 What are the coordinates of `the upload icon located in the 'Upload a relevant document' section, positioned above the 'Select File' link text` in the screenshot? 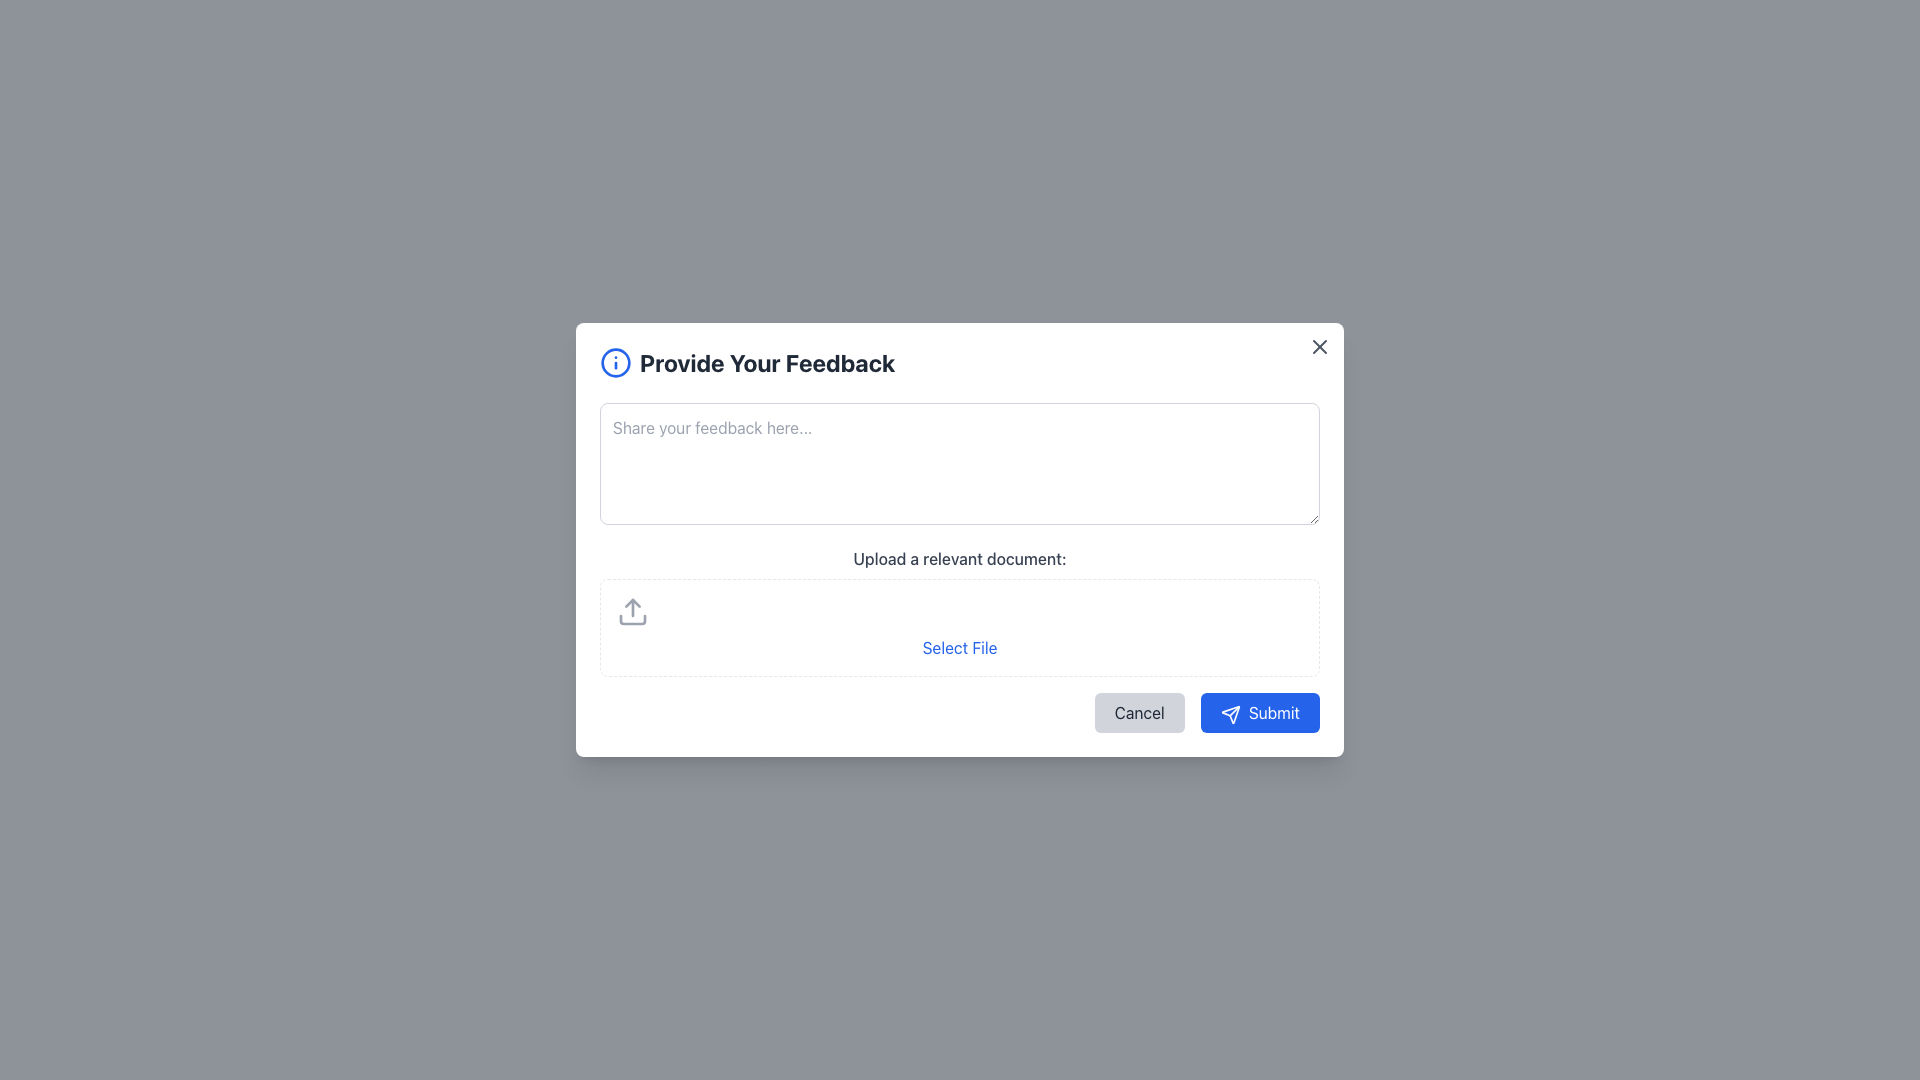 It's located at (632, 611).